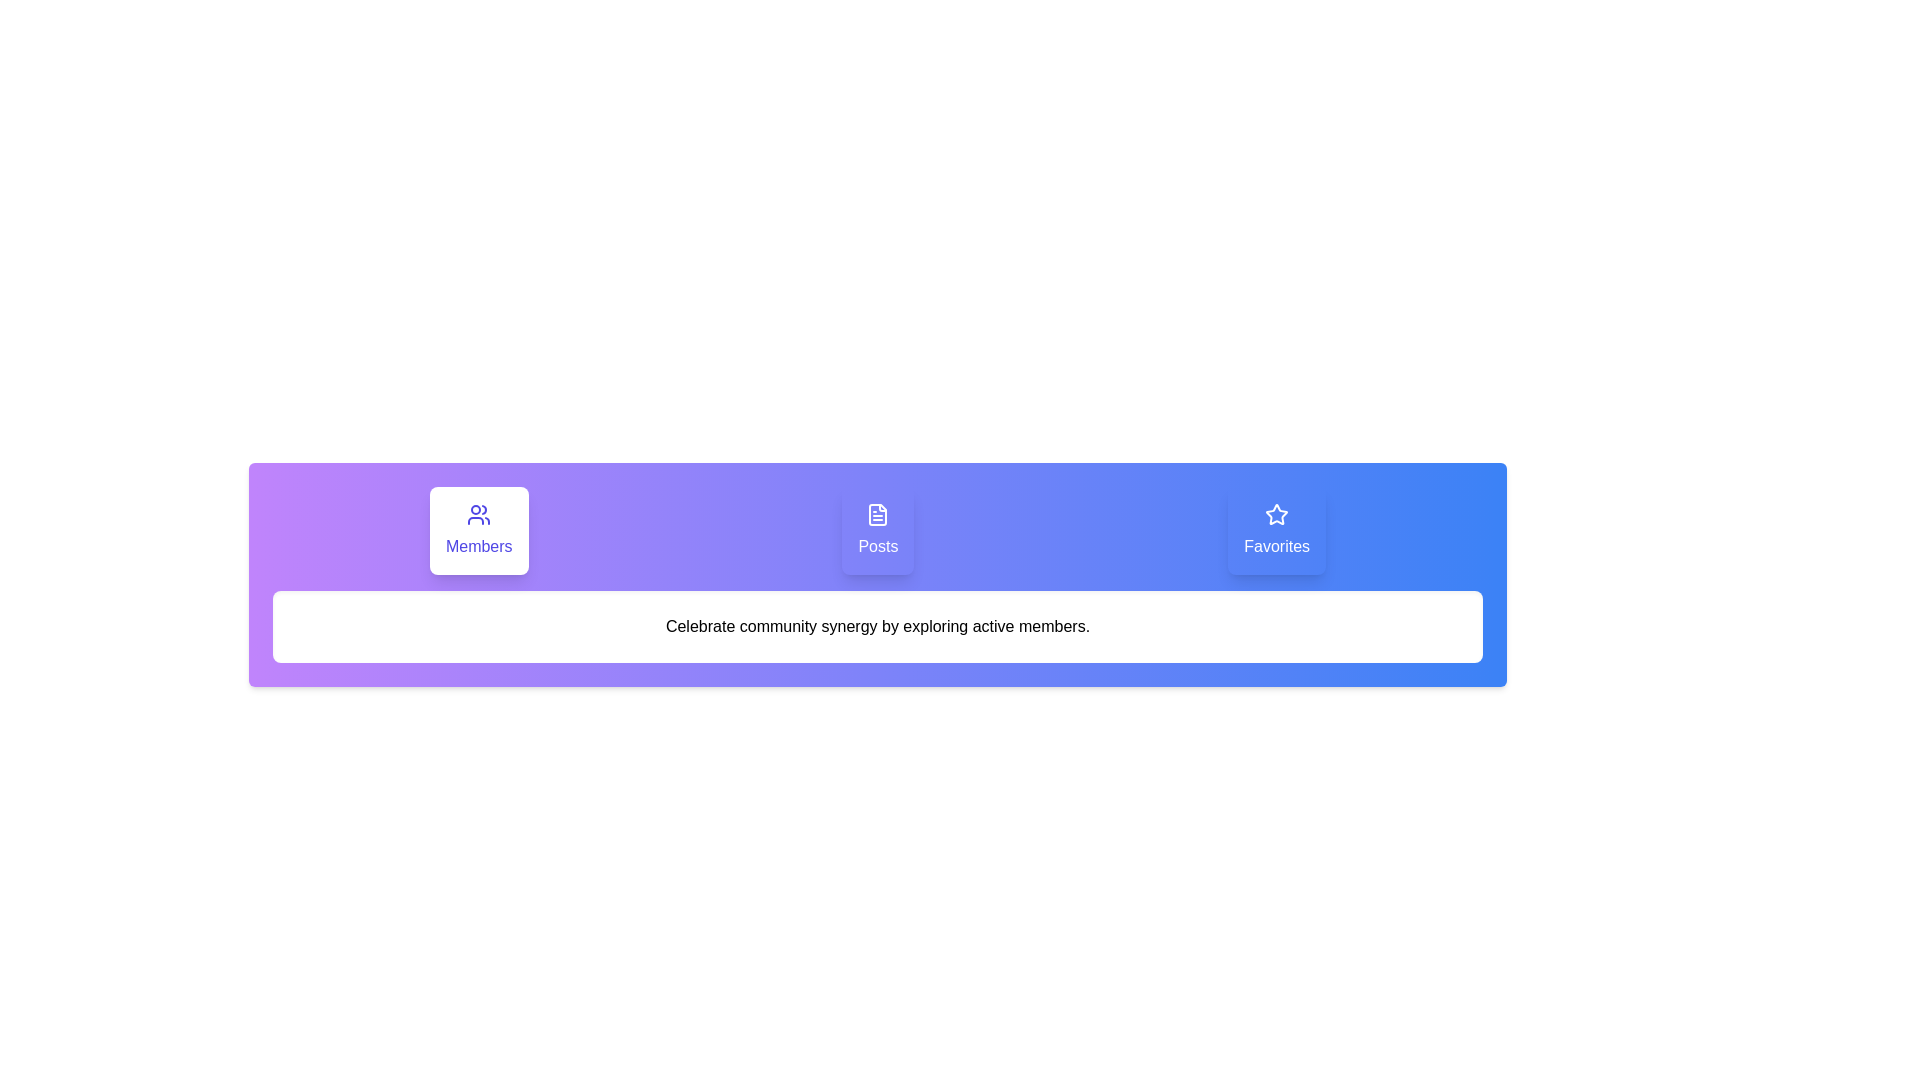 This screenshot has height=1080, width=1920. What do you see at coordinates (878, 530) in the screenshot?
I see `the Posts tab by clicking on it` at bounding box center [878, 530].